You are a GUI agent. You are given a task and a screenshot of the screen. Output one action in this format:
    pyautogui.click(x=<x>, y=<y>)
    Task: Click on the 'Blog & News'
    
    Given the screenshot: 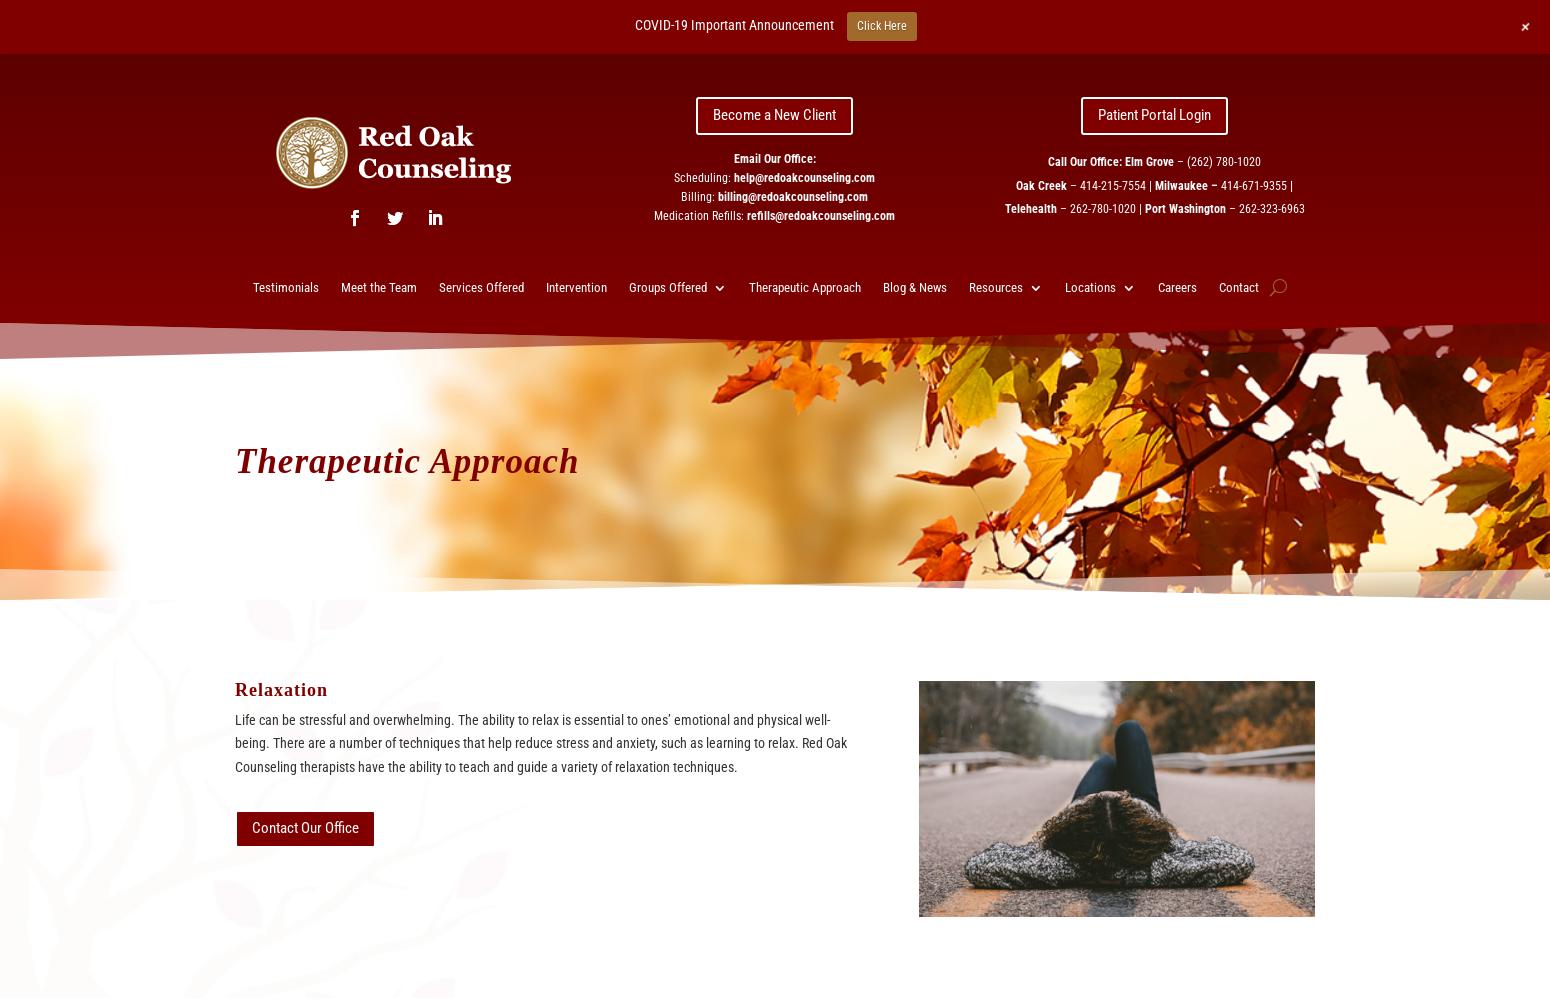 What is the action you would take?
    pyautogui.click(x=881, y=286)
    